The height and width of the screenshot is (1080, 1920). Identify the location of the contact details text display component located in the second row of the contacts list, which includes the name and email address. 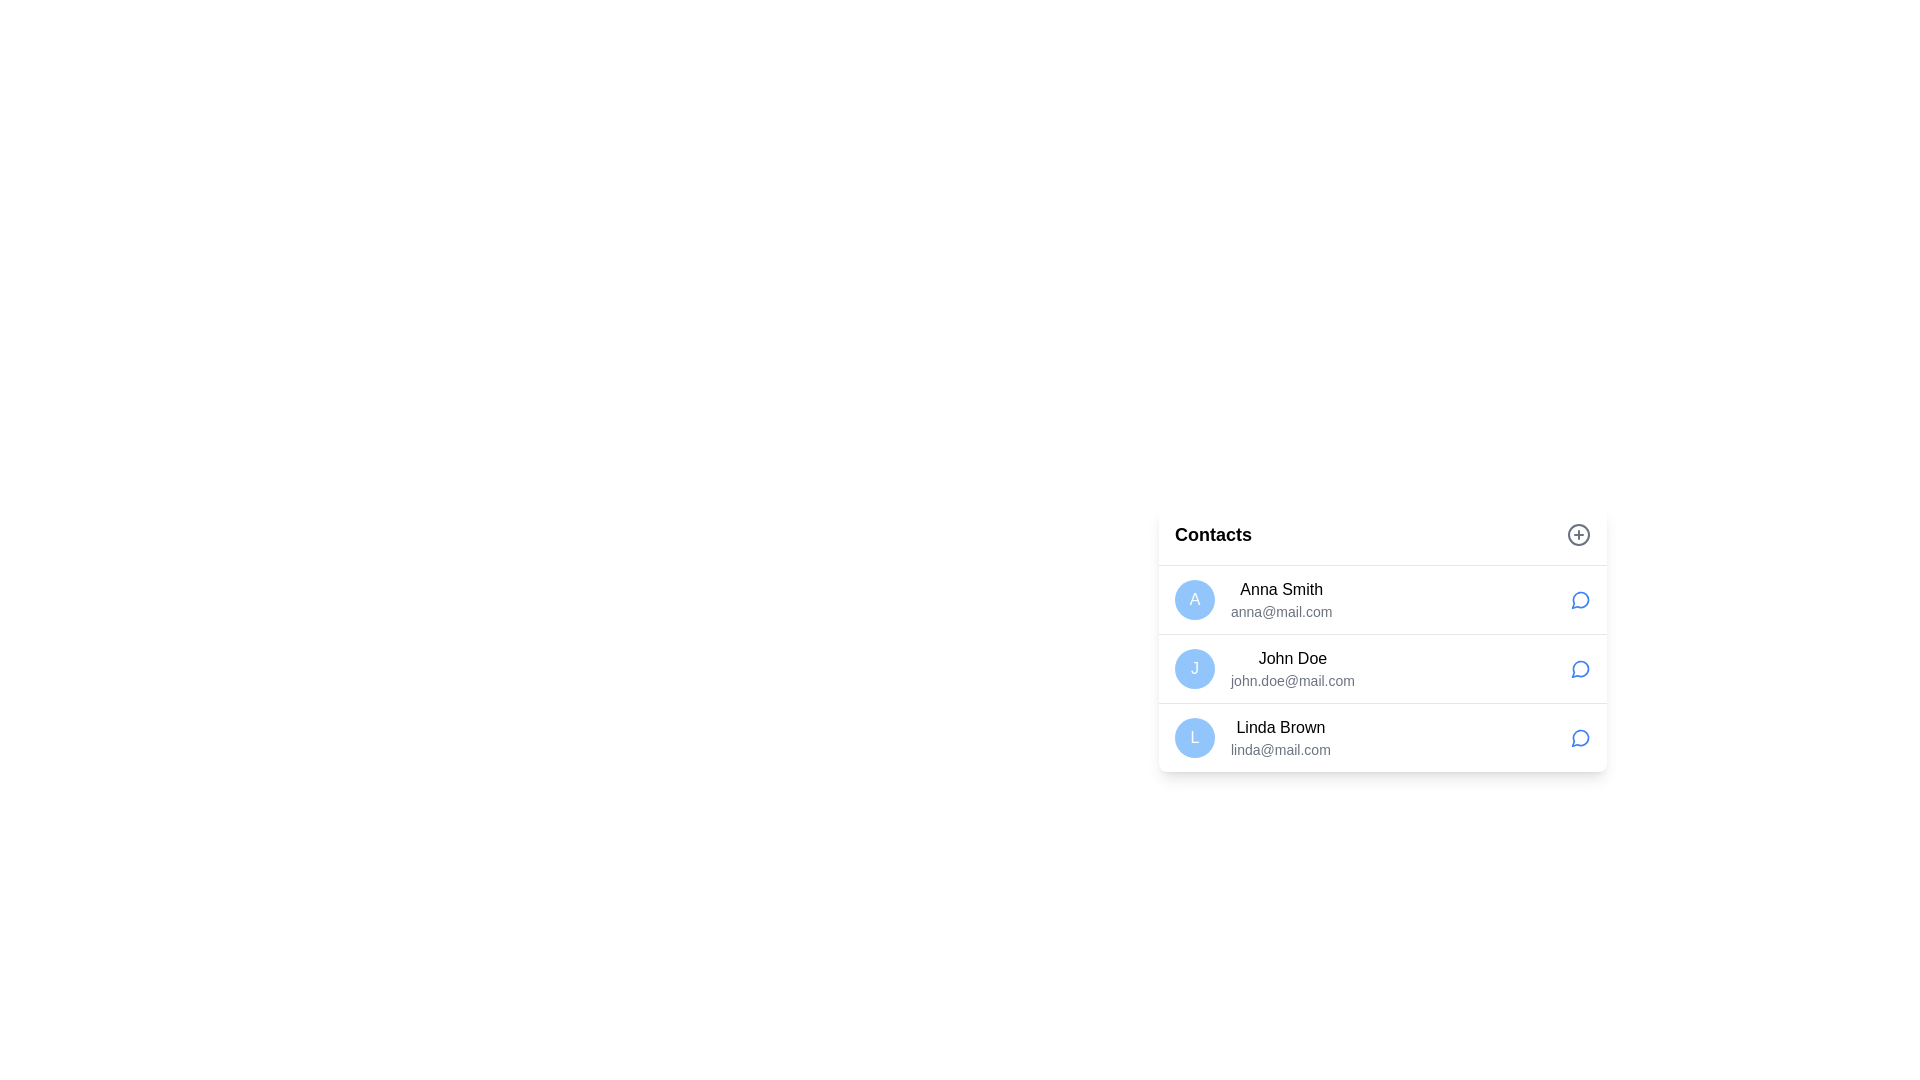
(1292, 668).